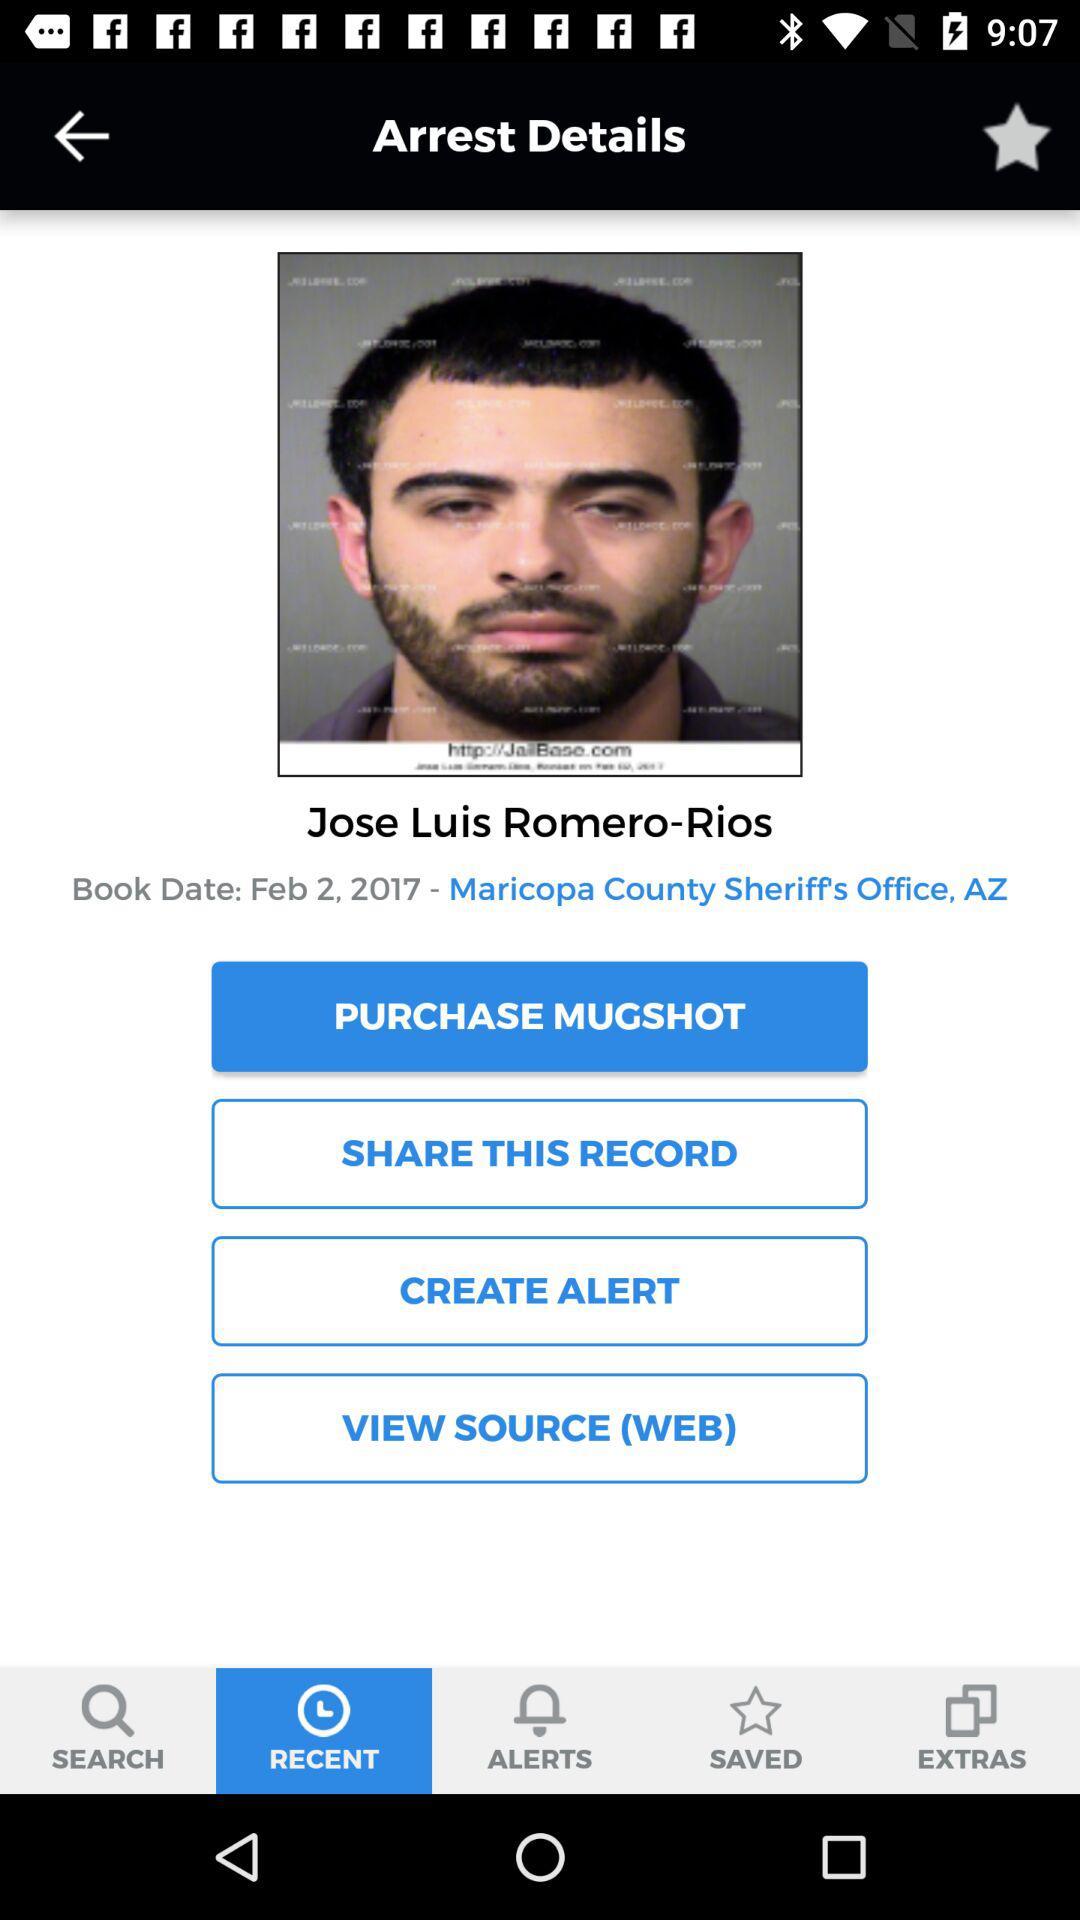  Describe the element at coordinates (1017, 135) in the screenshot. I see `arrest details` at that location.